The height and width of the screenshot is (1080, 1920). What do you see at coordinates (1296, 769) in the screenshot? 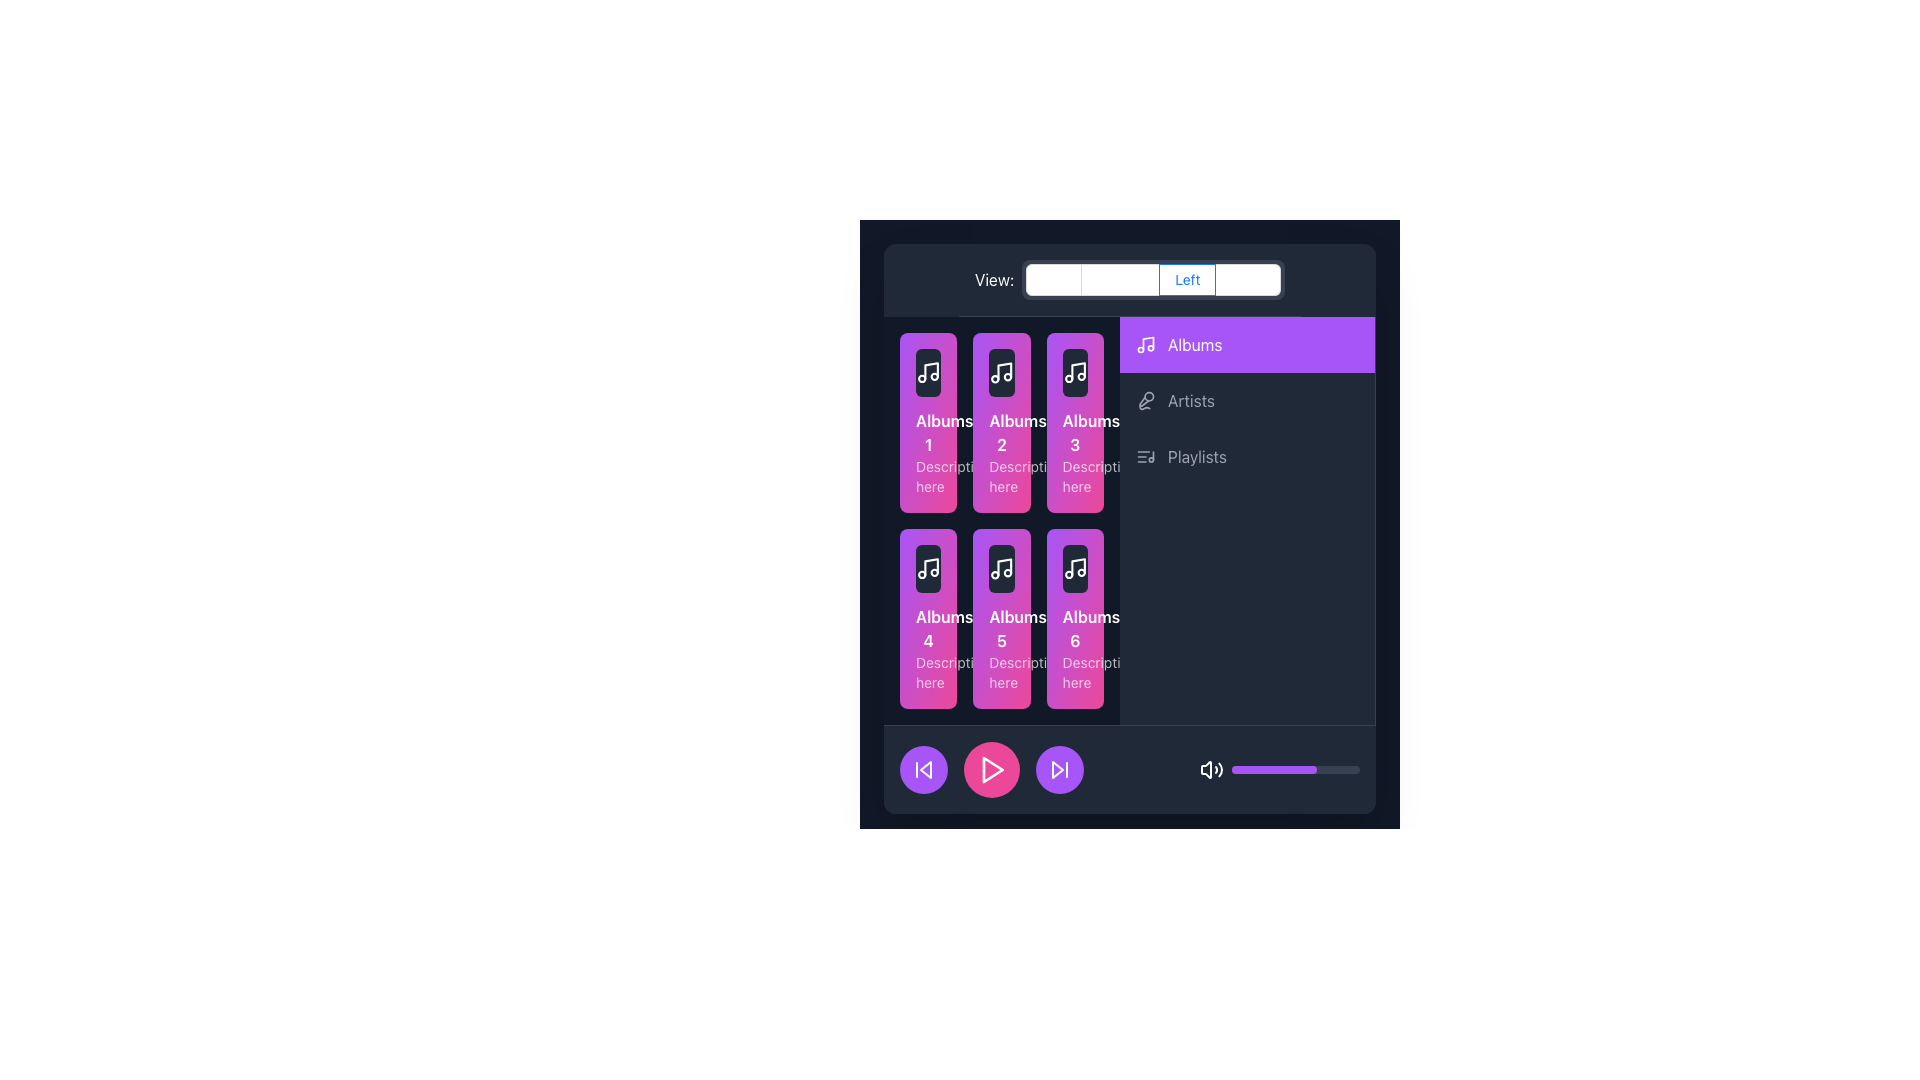
I see `the progress bar by dragging it to adjust the progress, located at the bottom-right corner of the interface, to the immediate right of the volume icon` at bounding box center [1296, 769].